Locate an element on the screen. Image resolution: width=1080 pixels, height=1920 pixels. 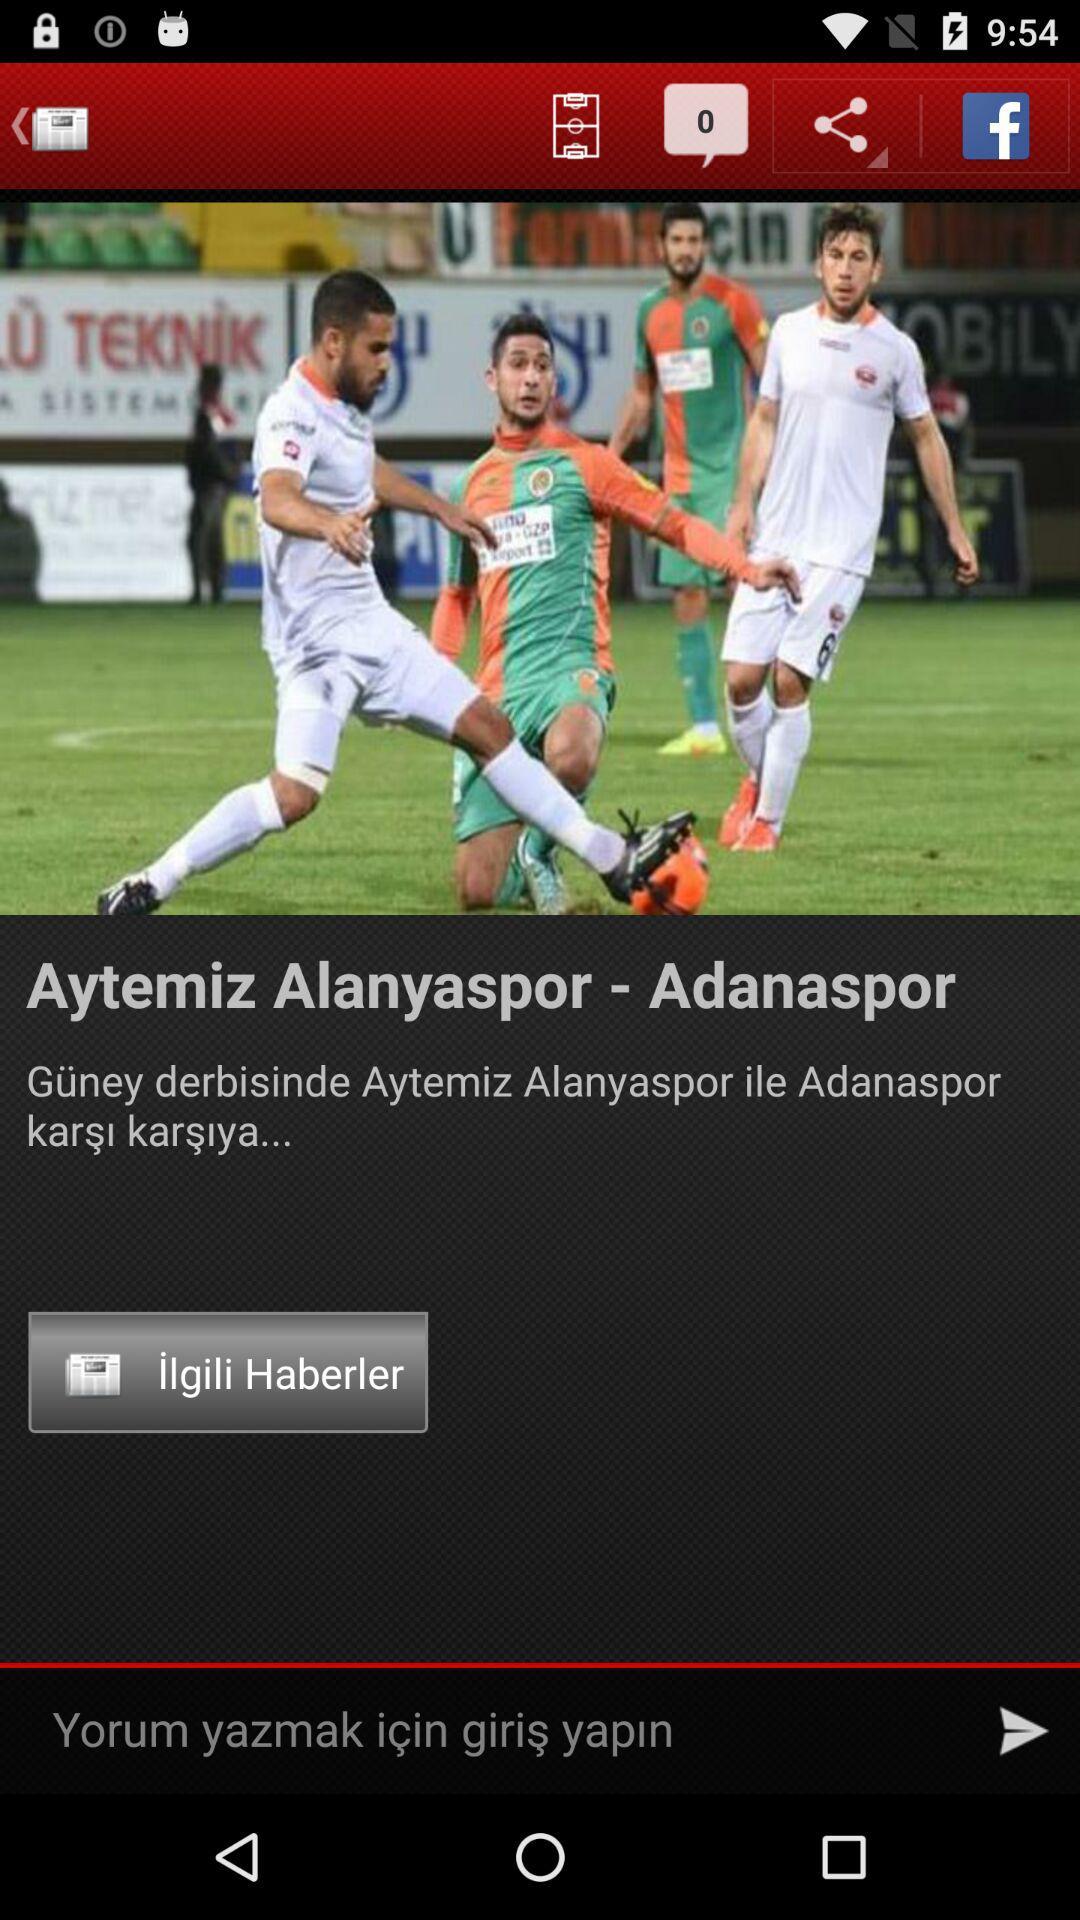
the icon at the bottom right corner is located at coordinates (1024, 1730).